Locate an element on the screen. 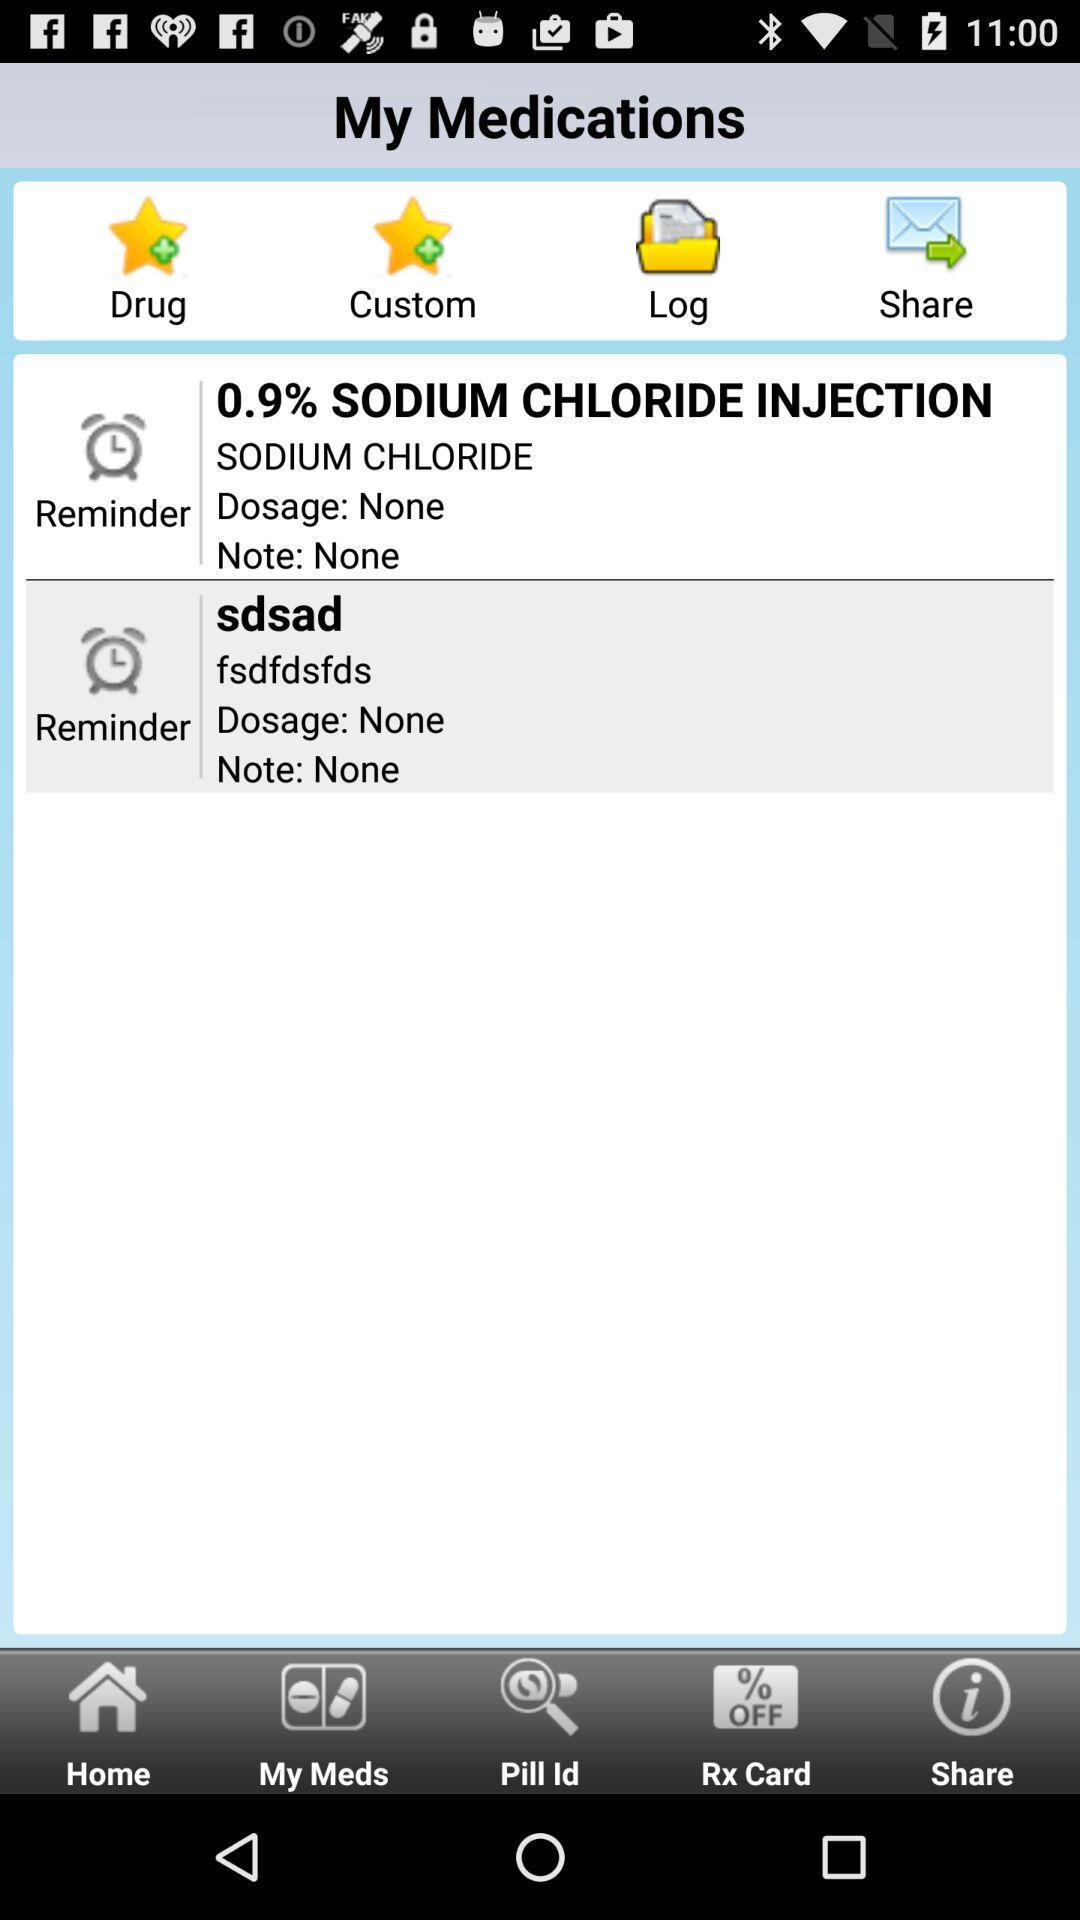 Image resolution: width=1080 pixels, height=1920 pixels. radio button next to share radio button is located at coordinates (756, 1719).